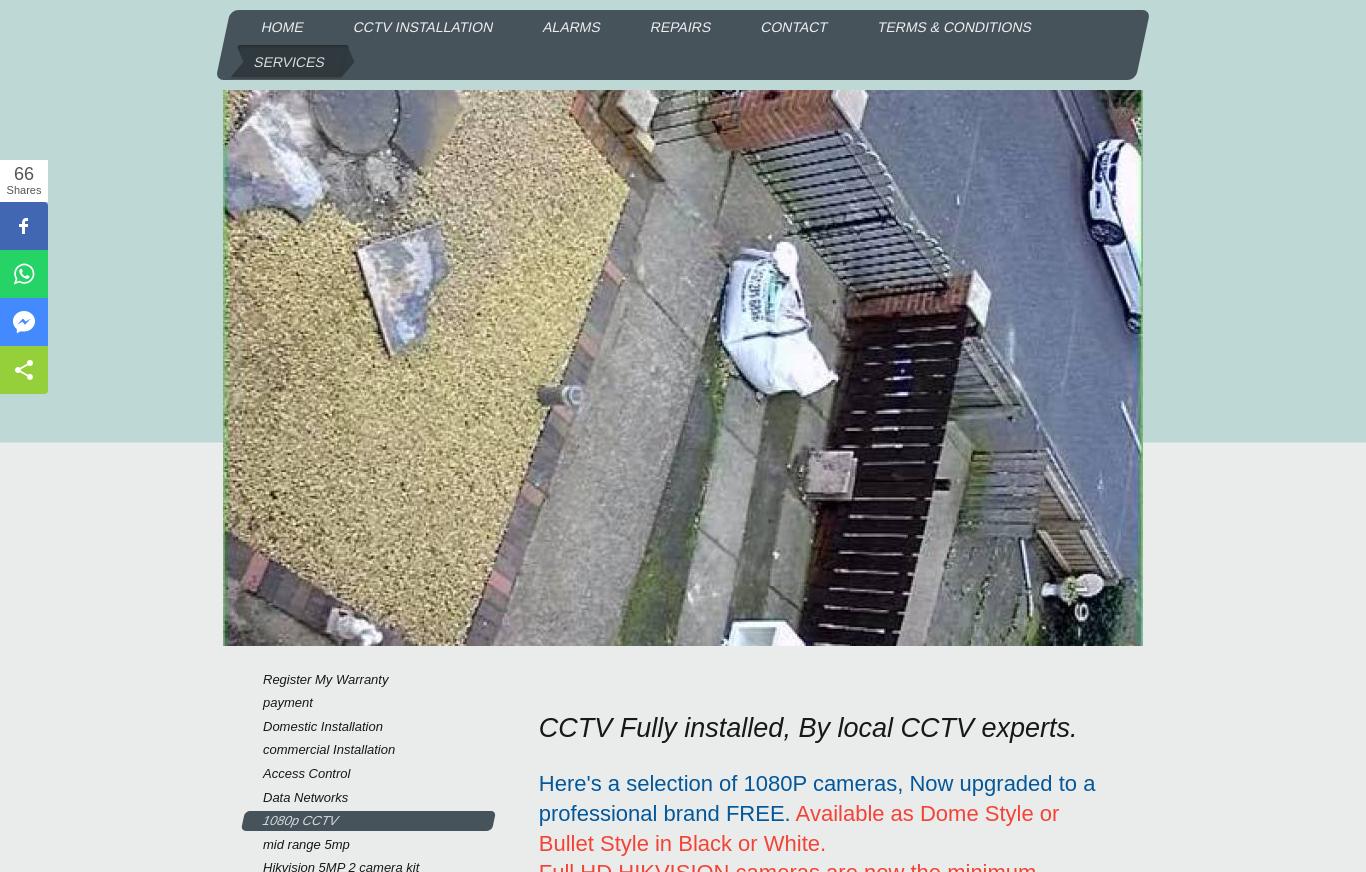 The height and width of the screenshot is (872, 1366). What do you see at coordinates (261, 820) in the screenshot?
I see `'1080p CCTV'` at bounding box center [261, 820].